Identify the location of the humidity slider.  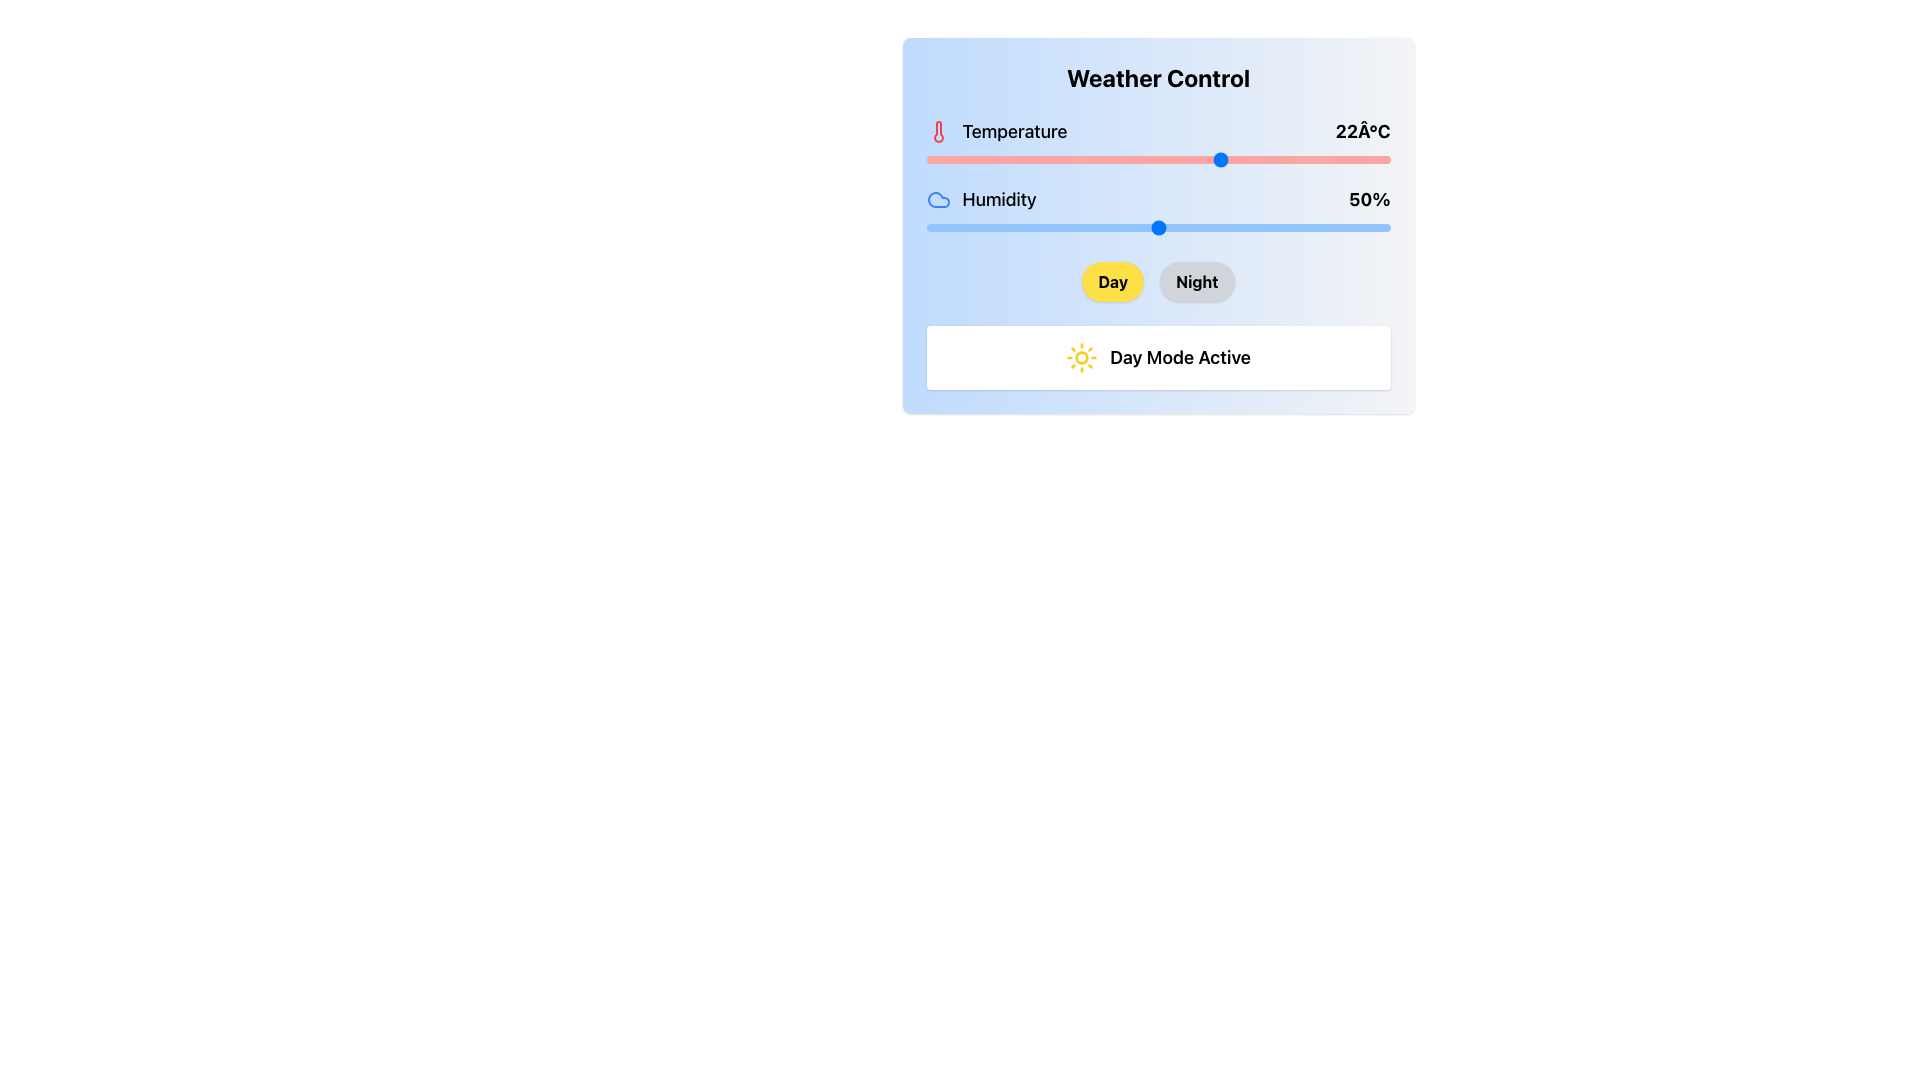
(1121, 226).